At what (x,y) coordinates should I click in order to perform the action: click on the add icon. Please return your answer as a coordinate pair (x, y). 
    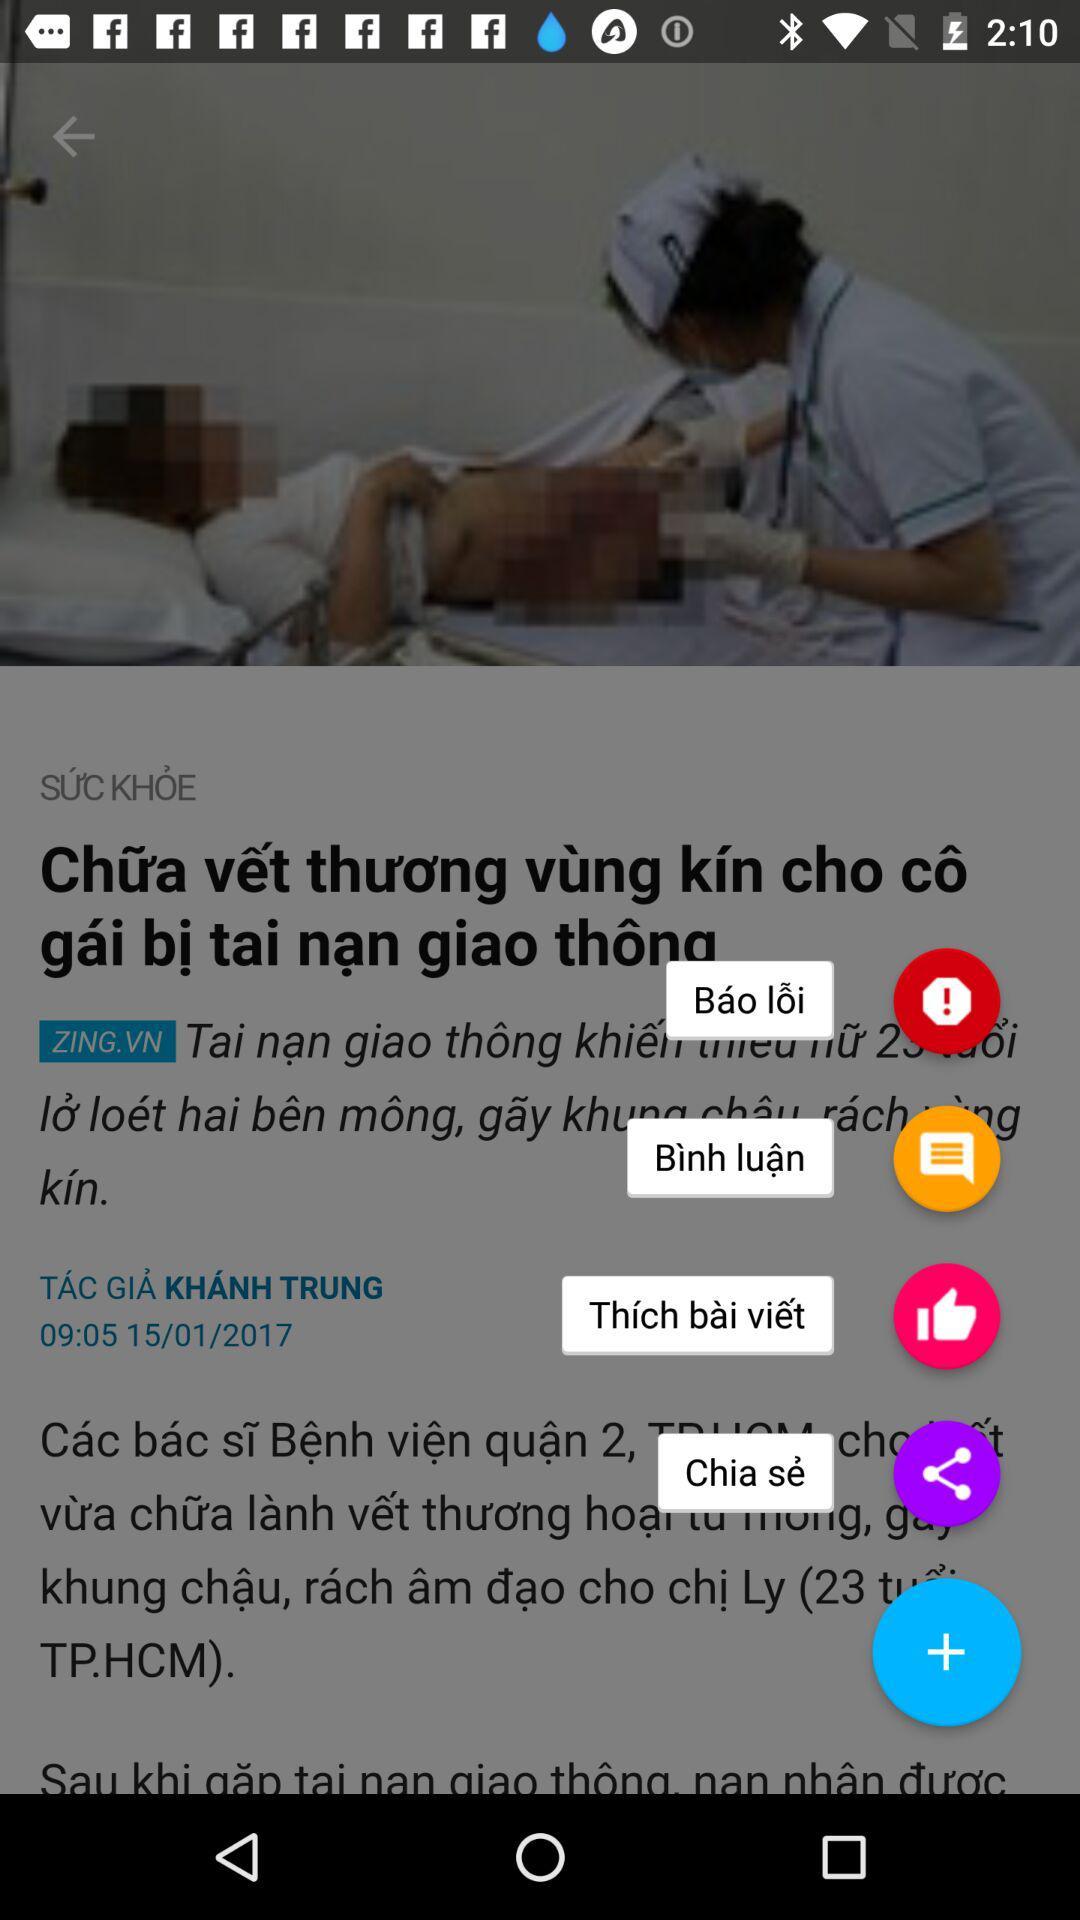
    Looking at the image, I should click on (945, 1776).